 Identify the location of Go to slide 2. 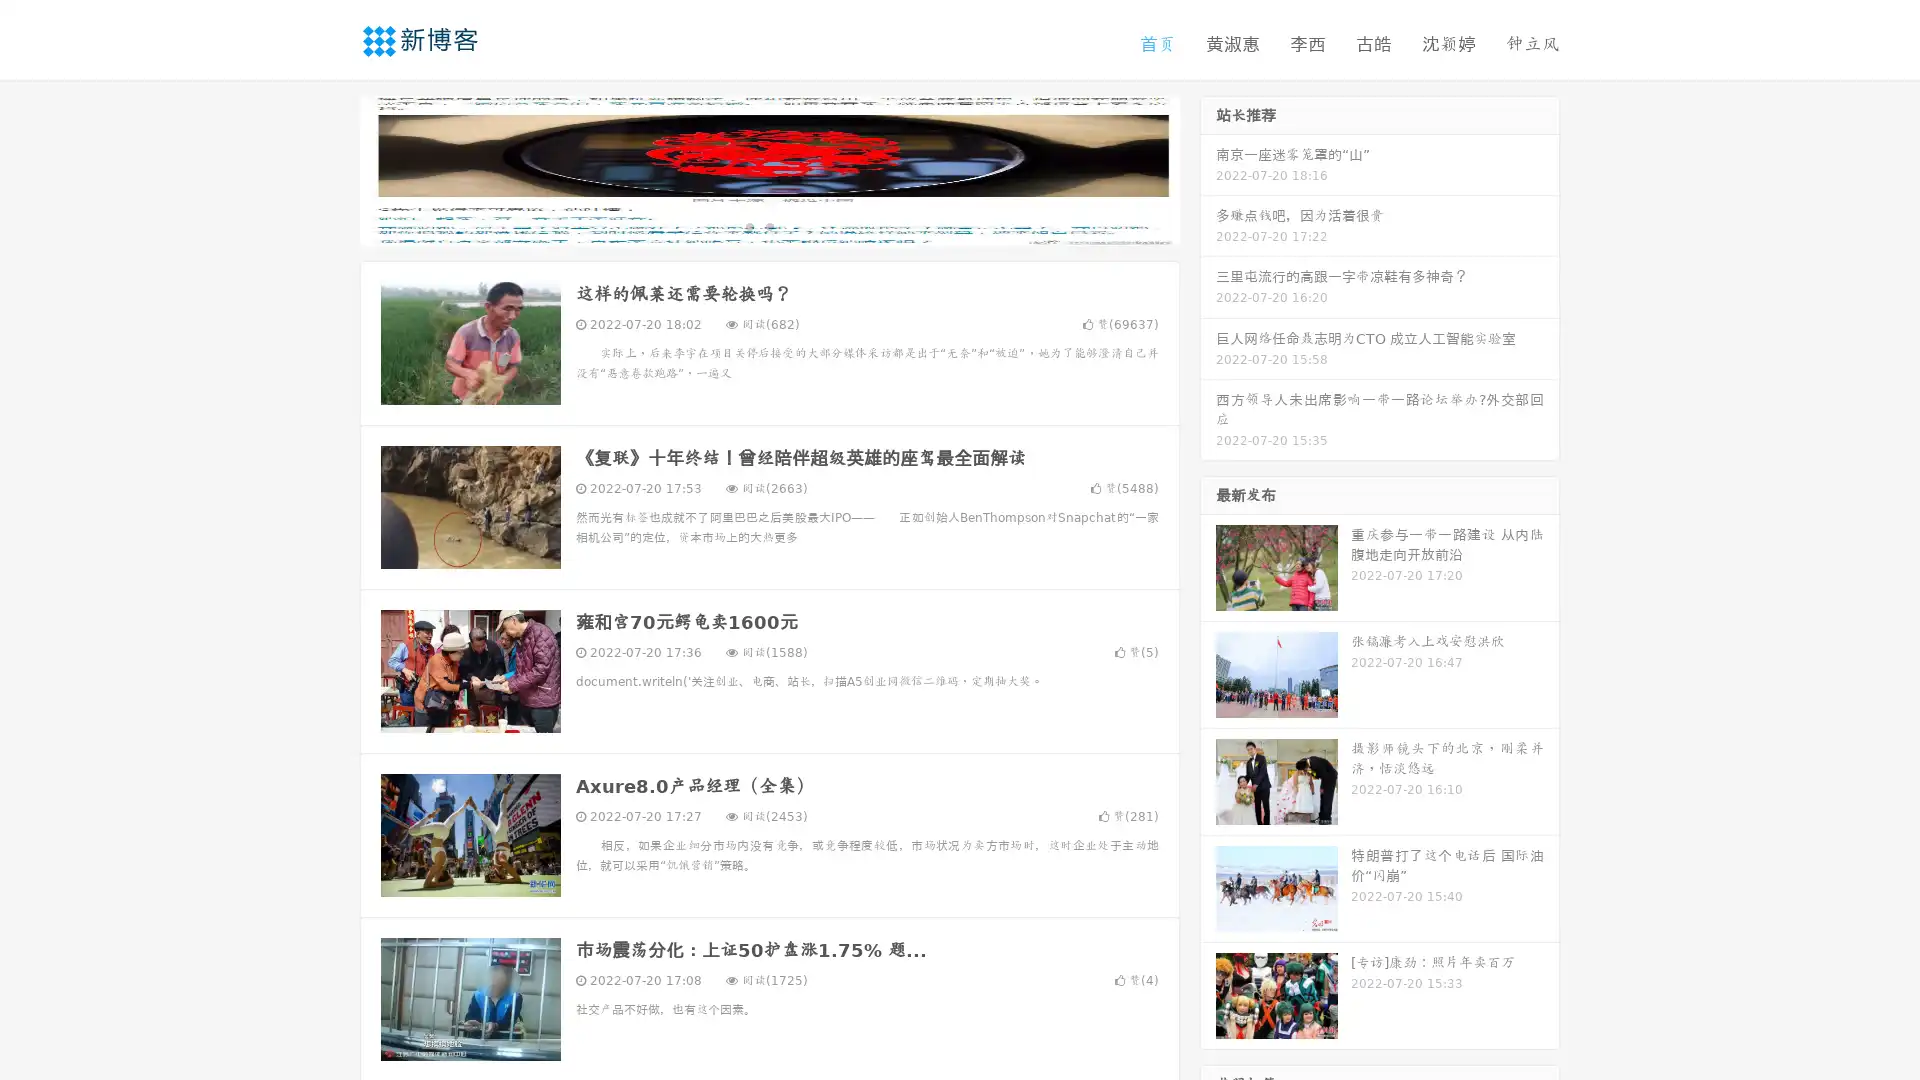
(768, 225).